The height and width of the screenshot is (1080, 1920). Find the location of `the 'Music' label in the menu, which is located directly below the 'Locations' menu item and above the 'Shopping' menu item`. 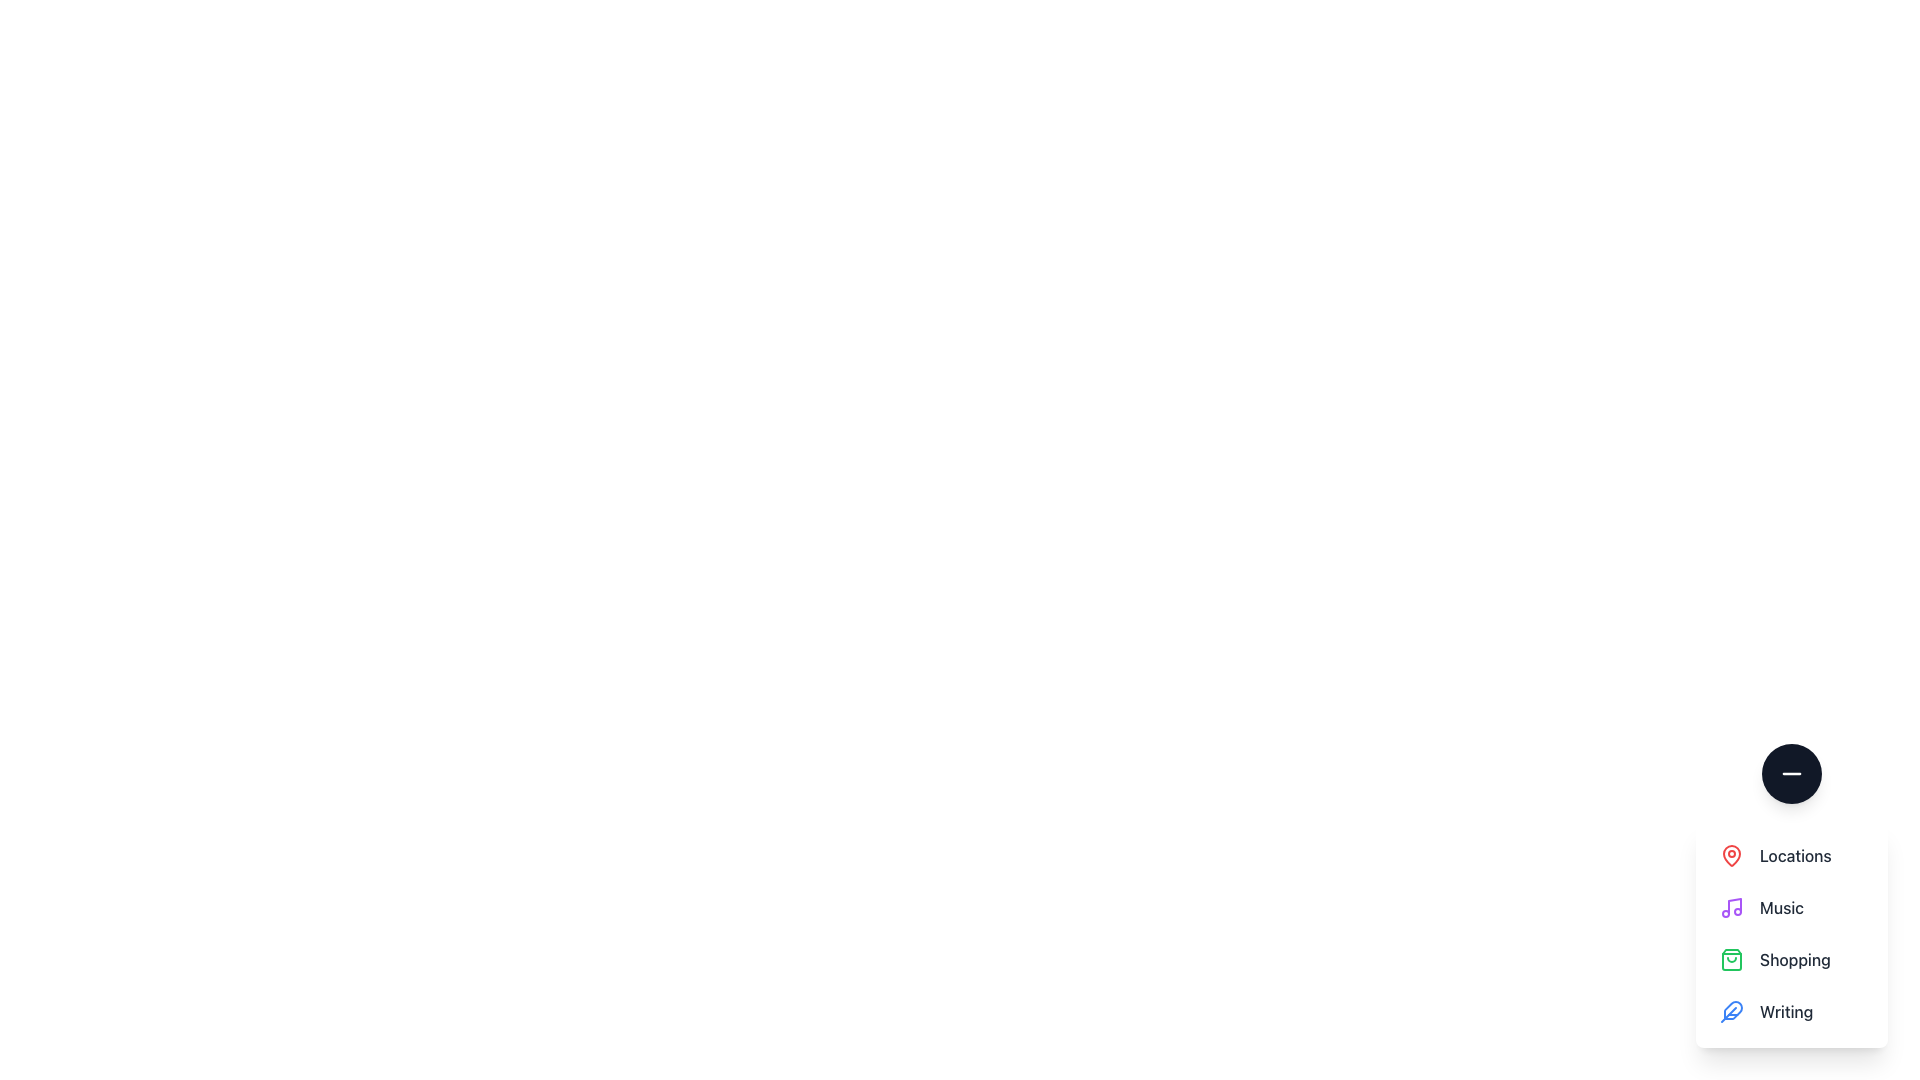

the 'Music' label in the menu, which is located directly below the 'Locations' menu item and above the 'Shopping' menu item is located at coordinates (1781, 907).